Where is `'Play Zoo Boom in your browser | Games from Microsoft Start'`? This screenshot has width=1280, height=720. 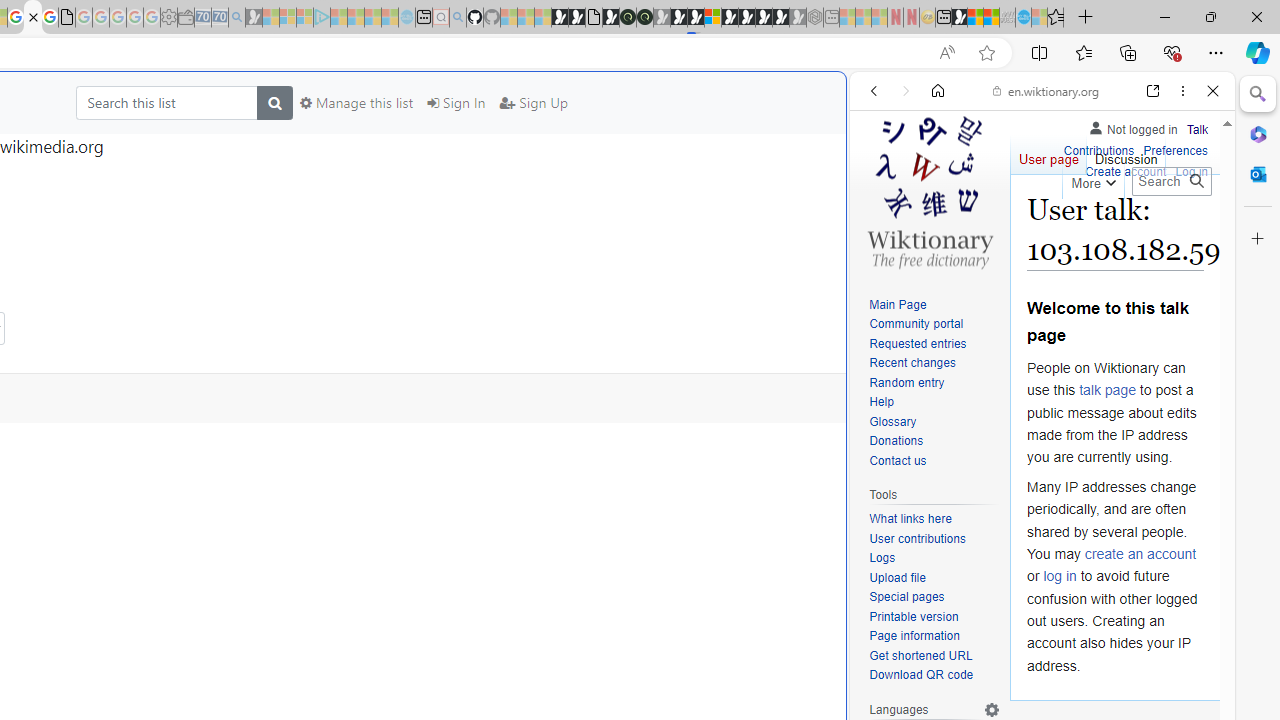
'Play Zoo Boom in your browser | Games from Microsoft Start' is located at coordinates (576, 17).